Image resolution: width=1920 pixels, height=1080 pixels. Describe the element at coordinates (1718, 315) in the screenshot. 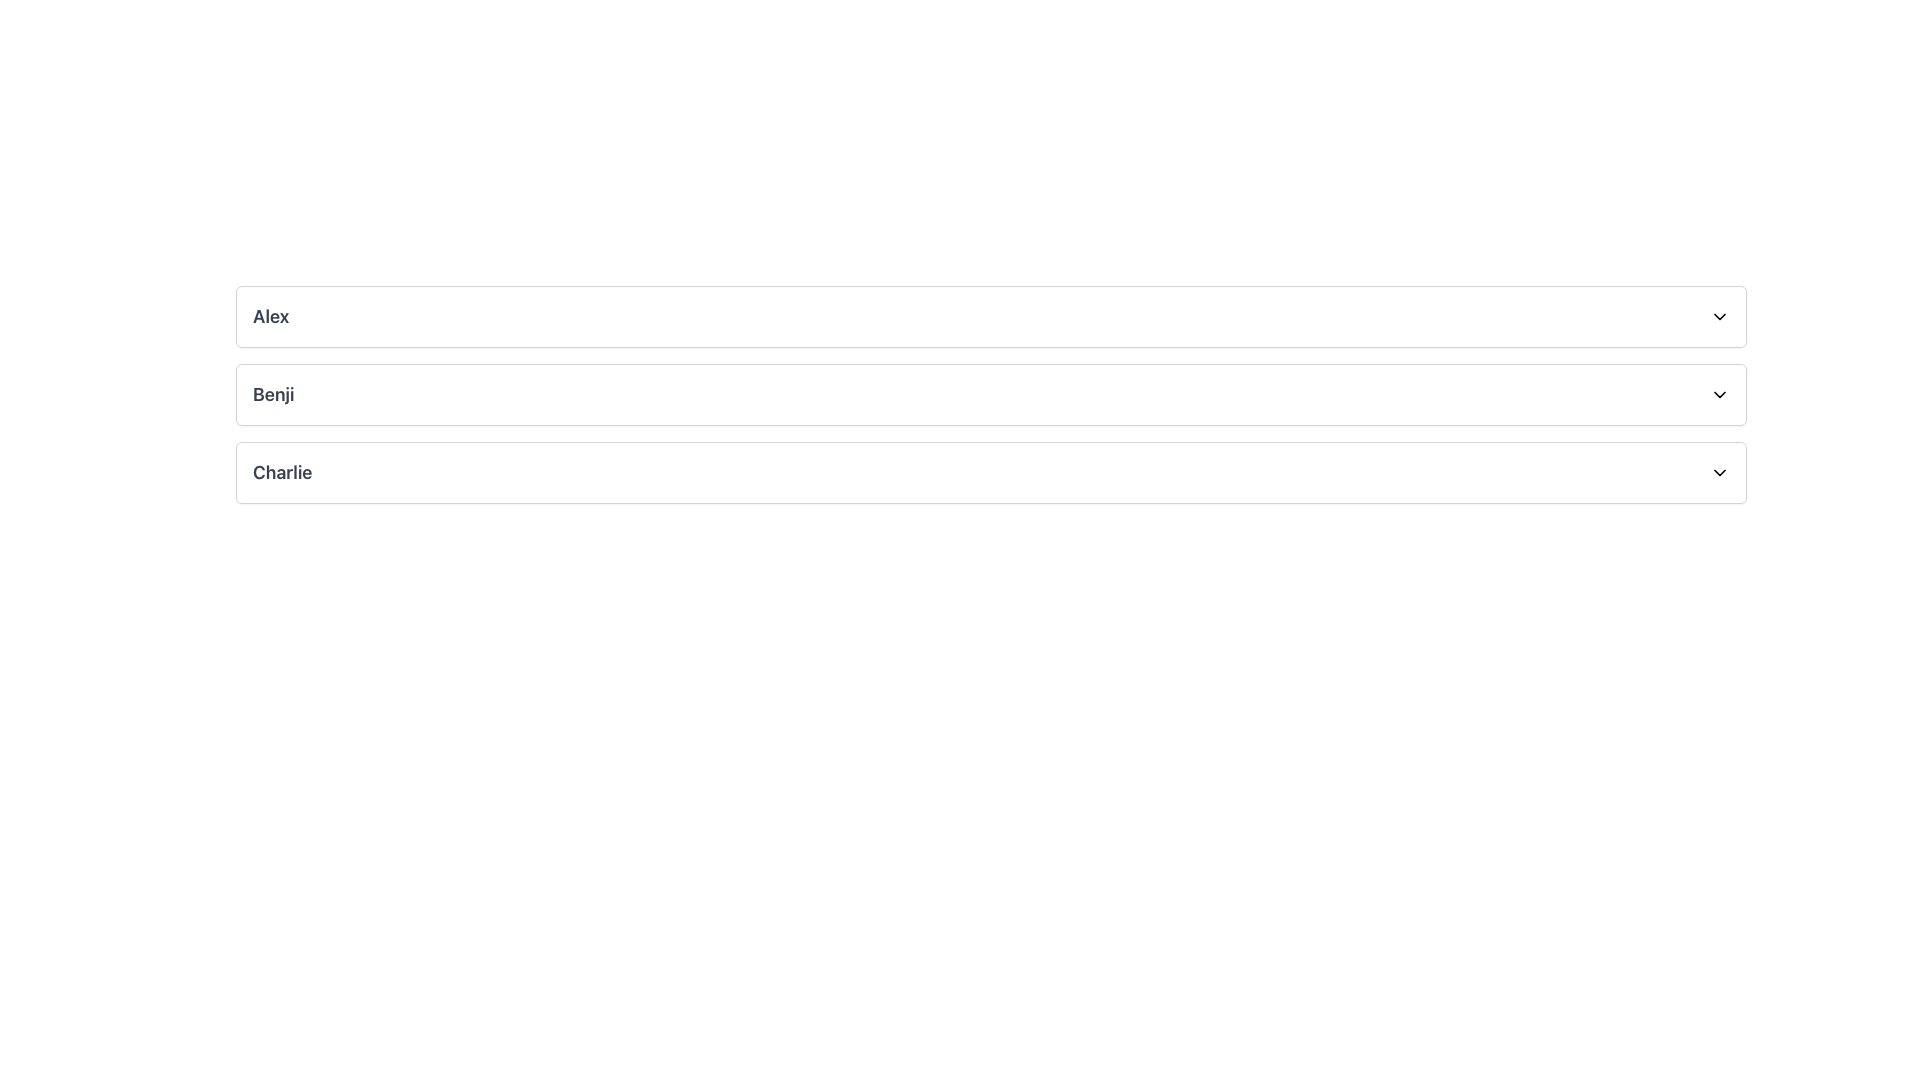

I see `the downward-pointing chevron arrow located to the right of the text 'Alex'` at that location.